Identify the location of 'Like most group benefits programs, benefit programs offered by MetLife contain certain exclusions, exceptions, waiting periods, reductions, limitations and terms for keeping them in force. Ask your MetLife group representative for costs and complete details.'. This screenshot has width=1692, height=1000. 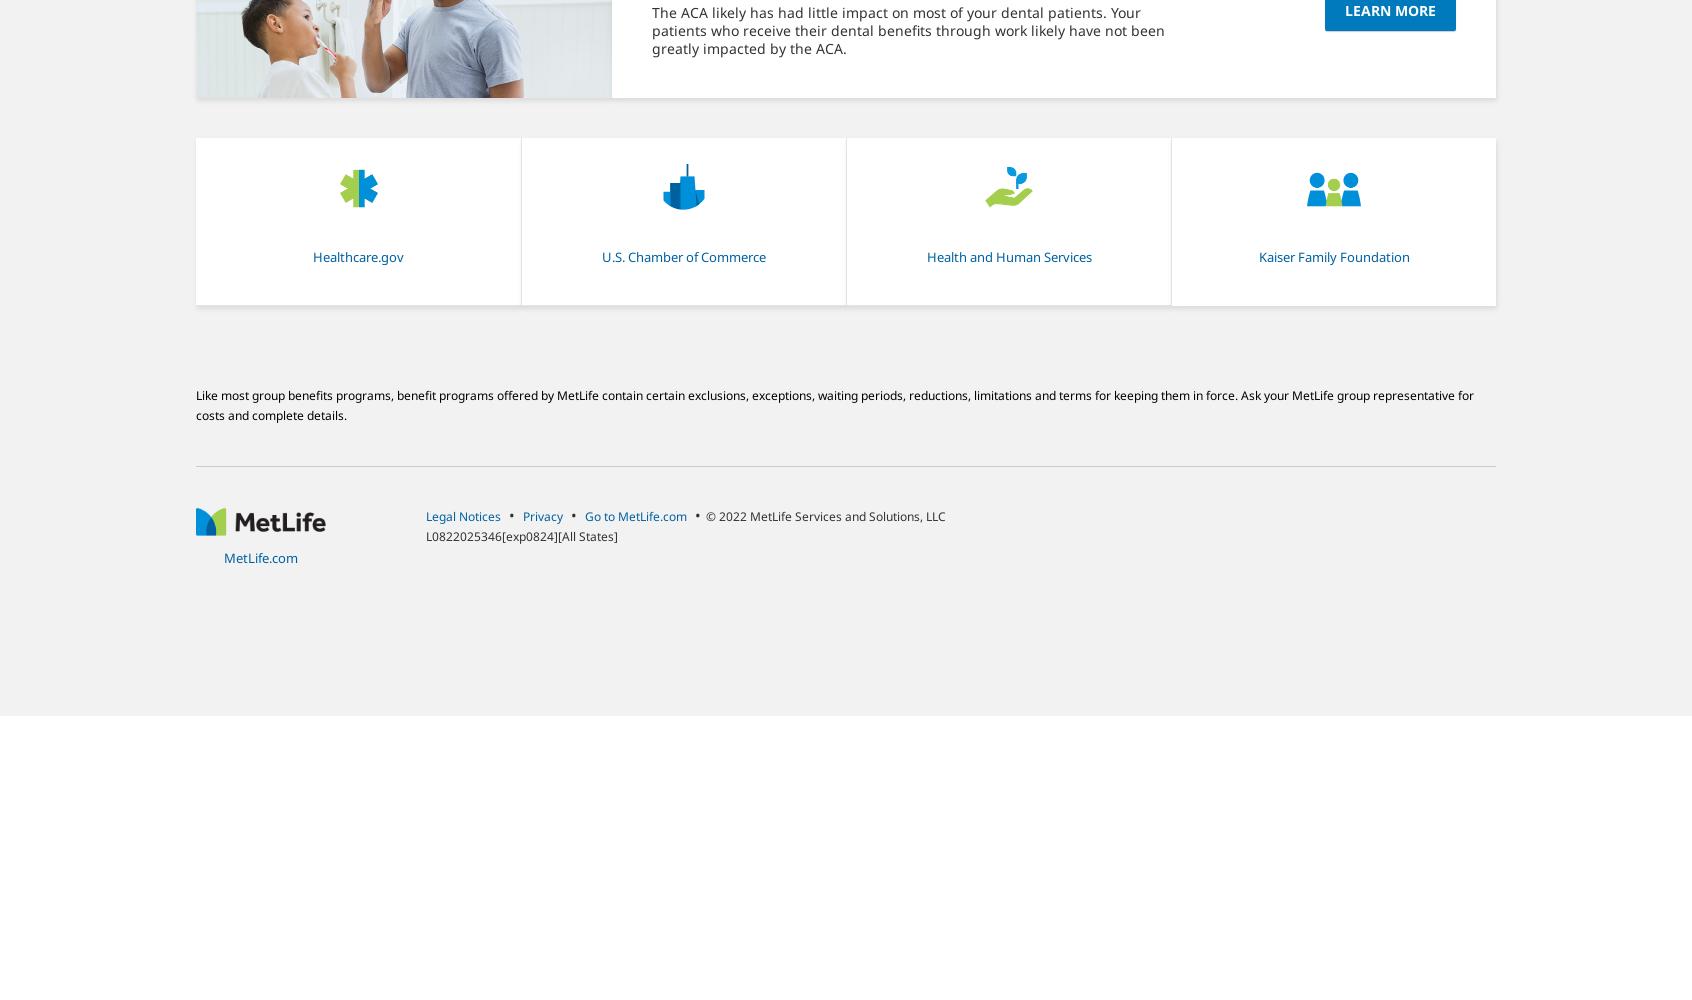
(835, 404).